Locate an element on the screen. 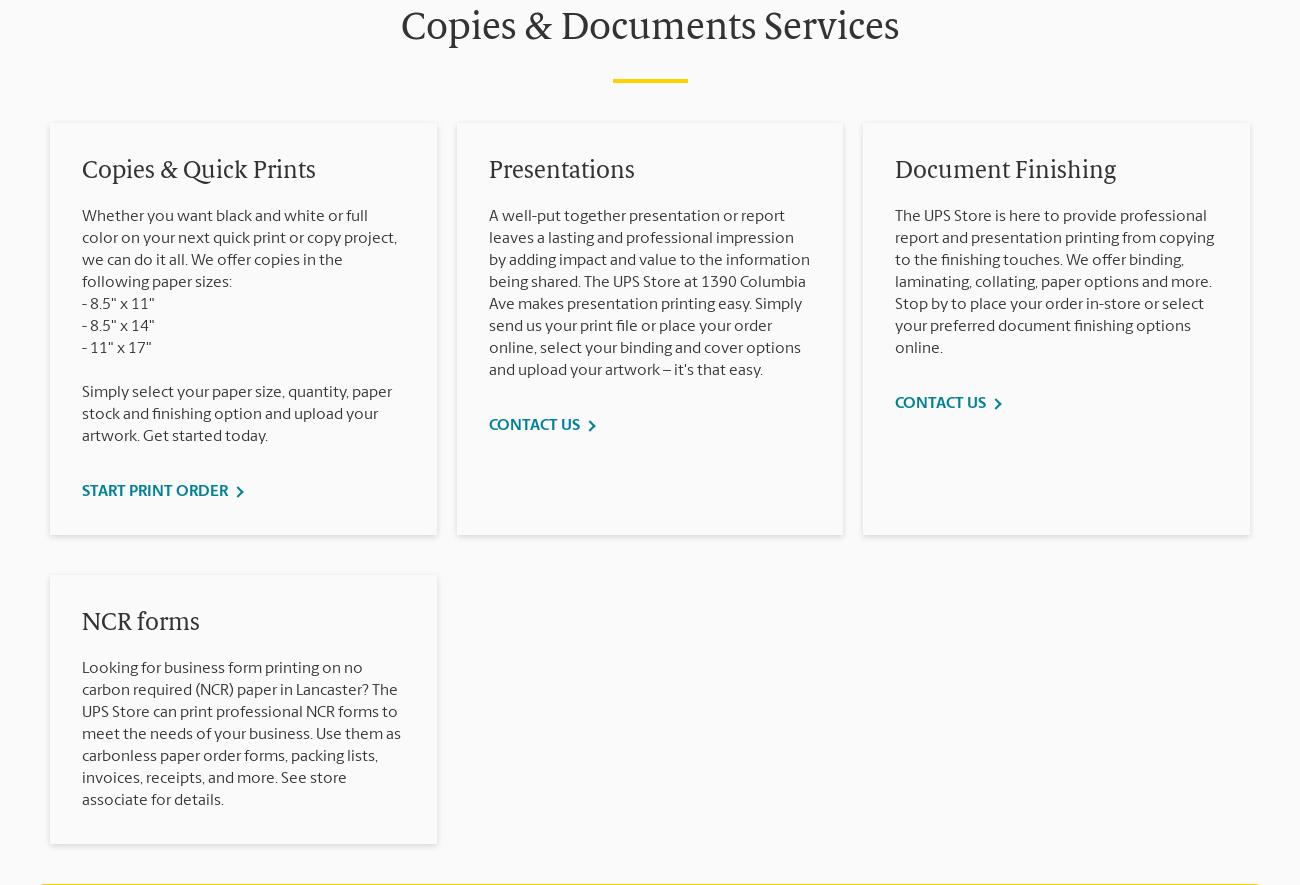 This screenshot has width=1300, height=885. 'Copies & Quick Prints' is located at coordinates (82, 172).